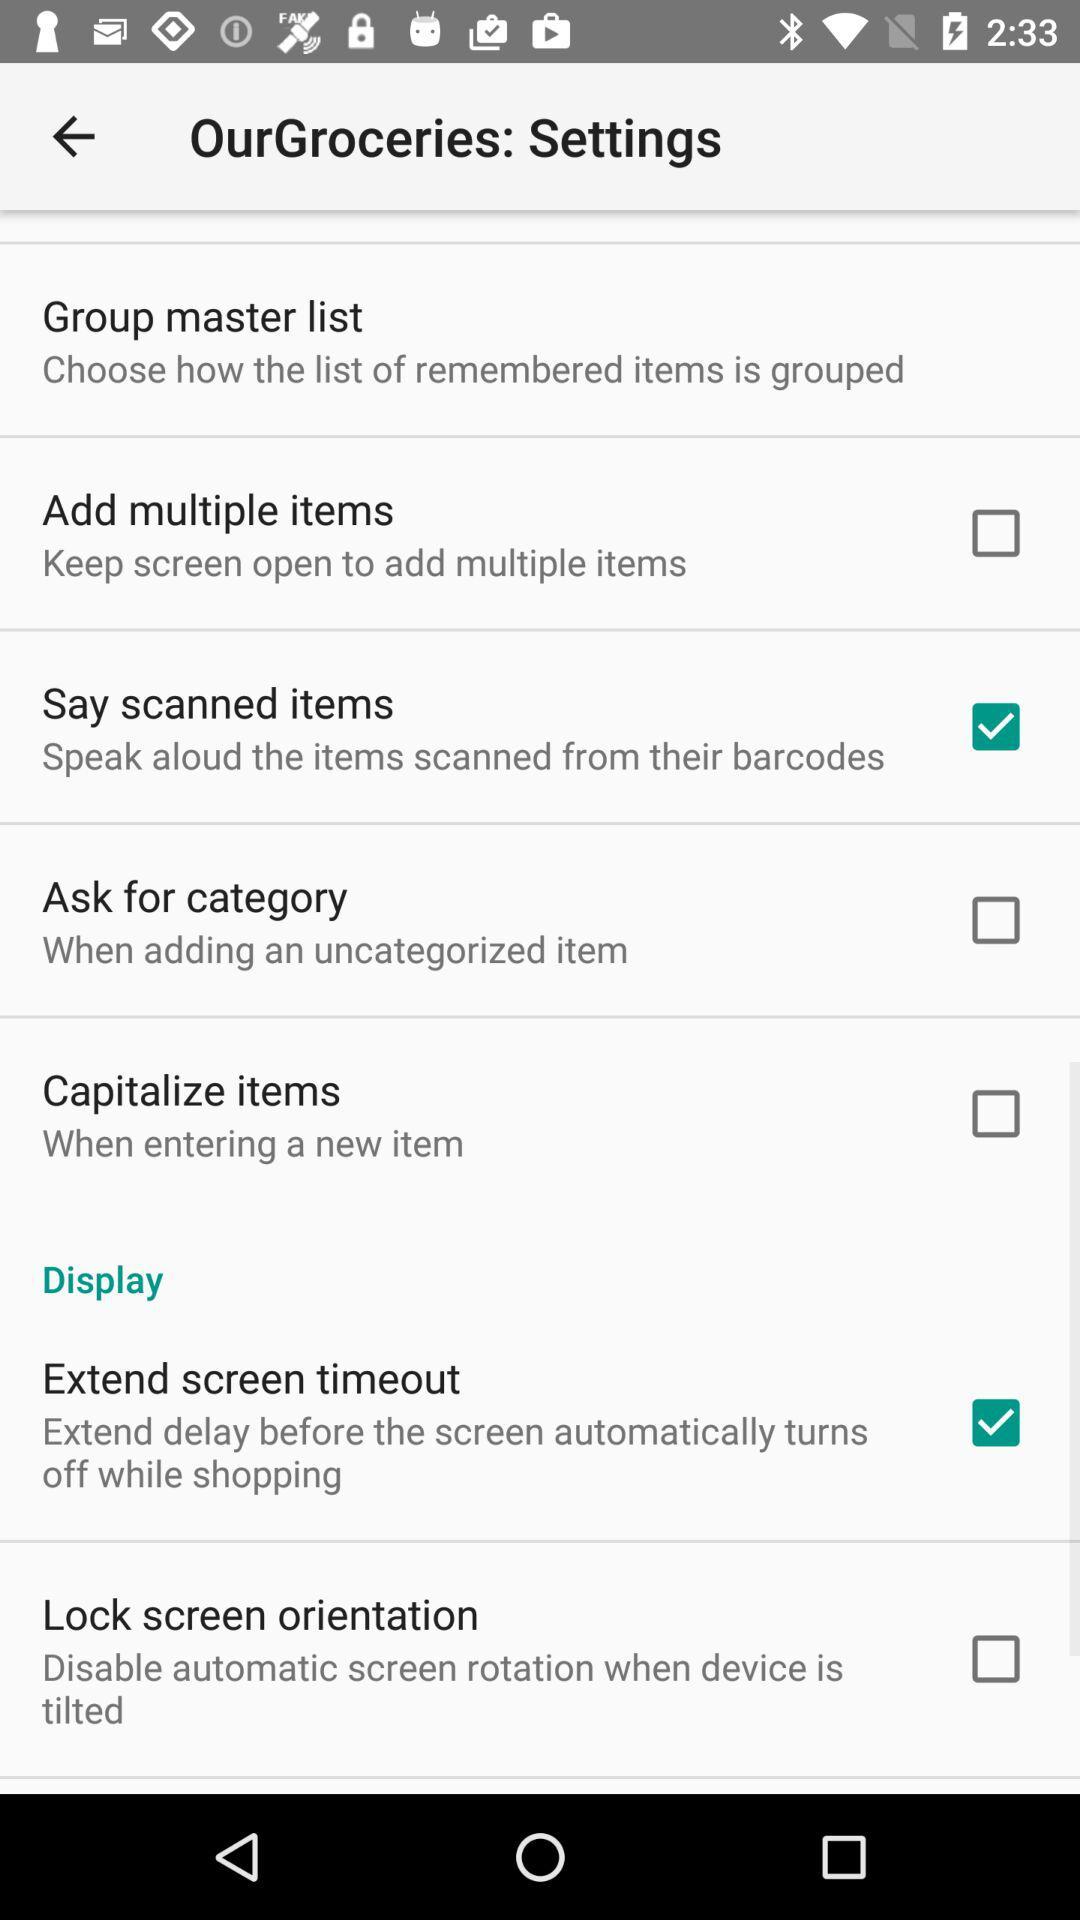  I want to click on icon above the choose how the icon, so click(202, 314).